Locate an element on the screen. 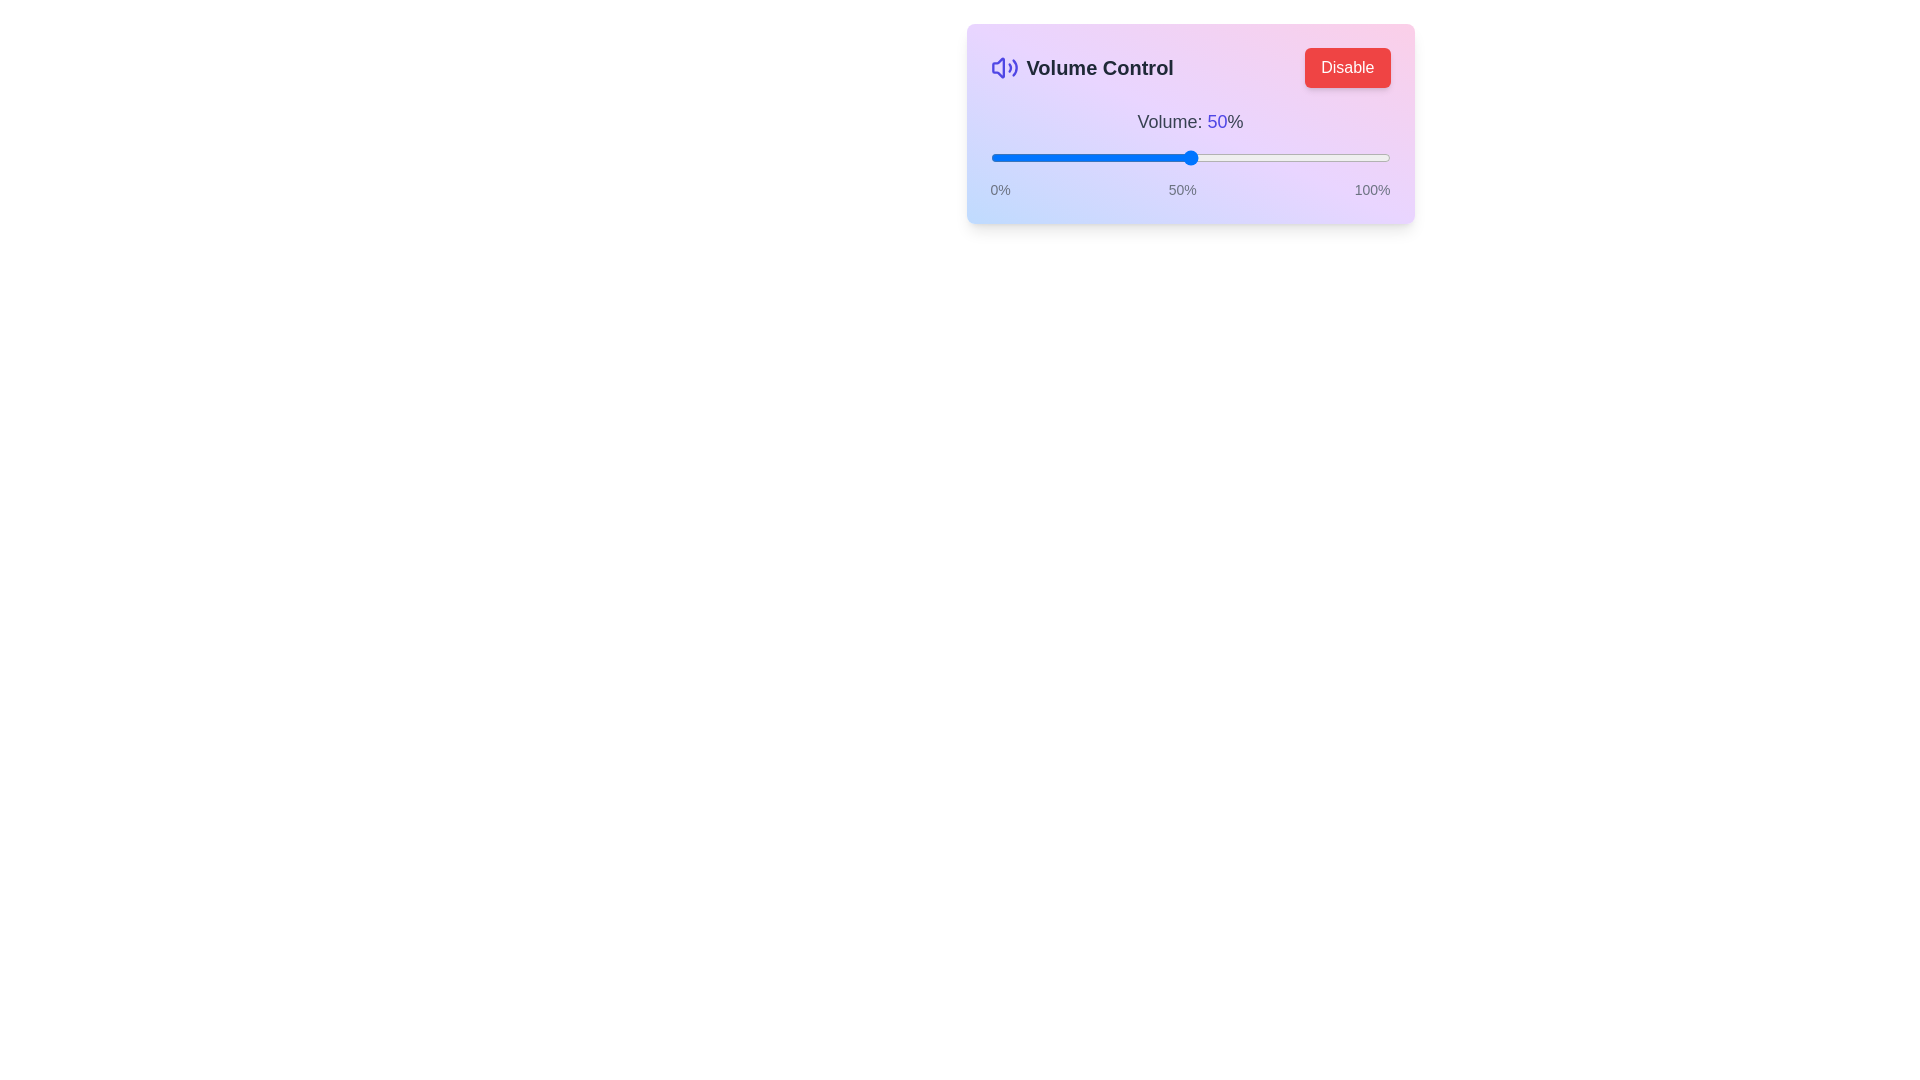  the text label displaying '50%' that is centrally aligned beneath the horizontal slider, positioned between '0%' and '100%' is located at coordinates (1182, 189).